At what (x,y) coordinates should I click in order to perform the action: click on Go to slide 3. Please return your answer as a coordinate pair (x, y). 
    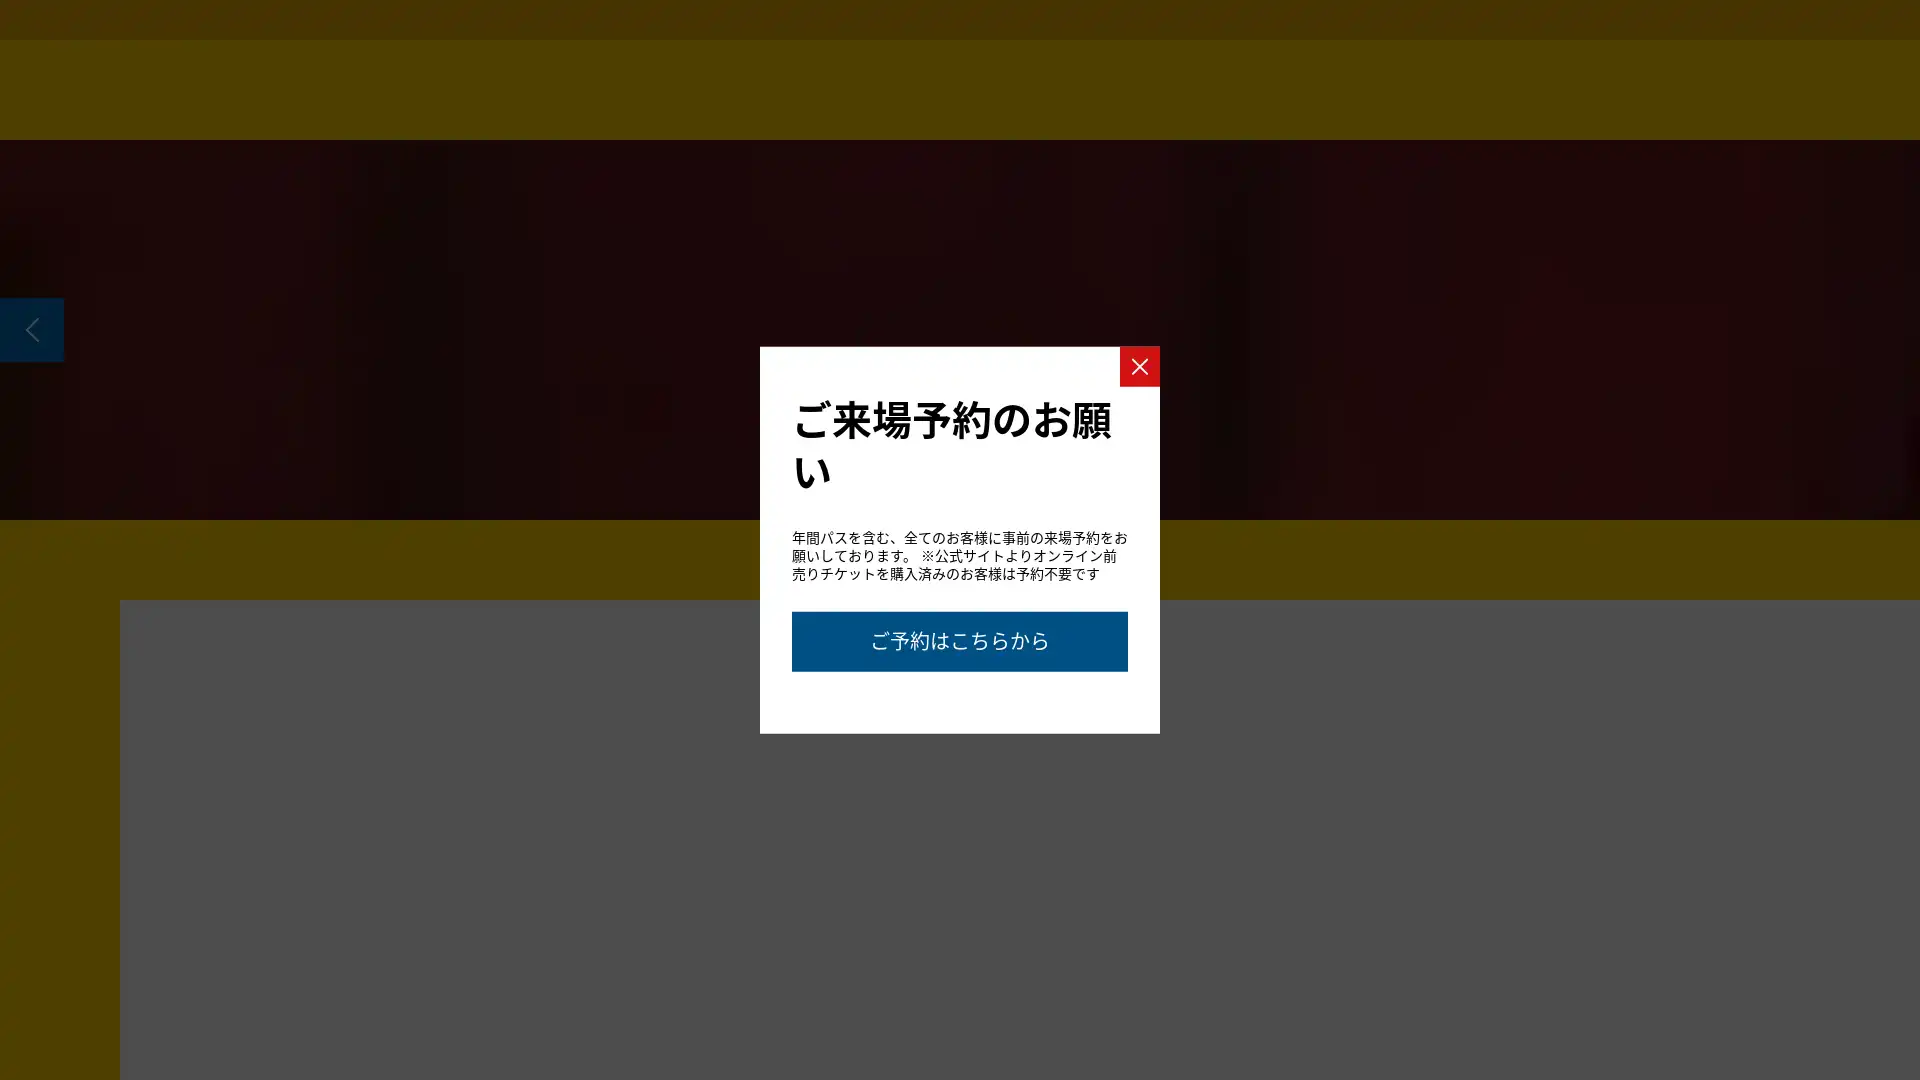
    Looking at the image, I should click on (983, 774).